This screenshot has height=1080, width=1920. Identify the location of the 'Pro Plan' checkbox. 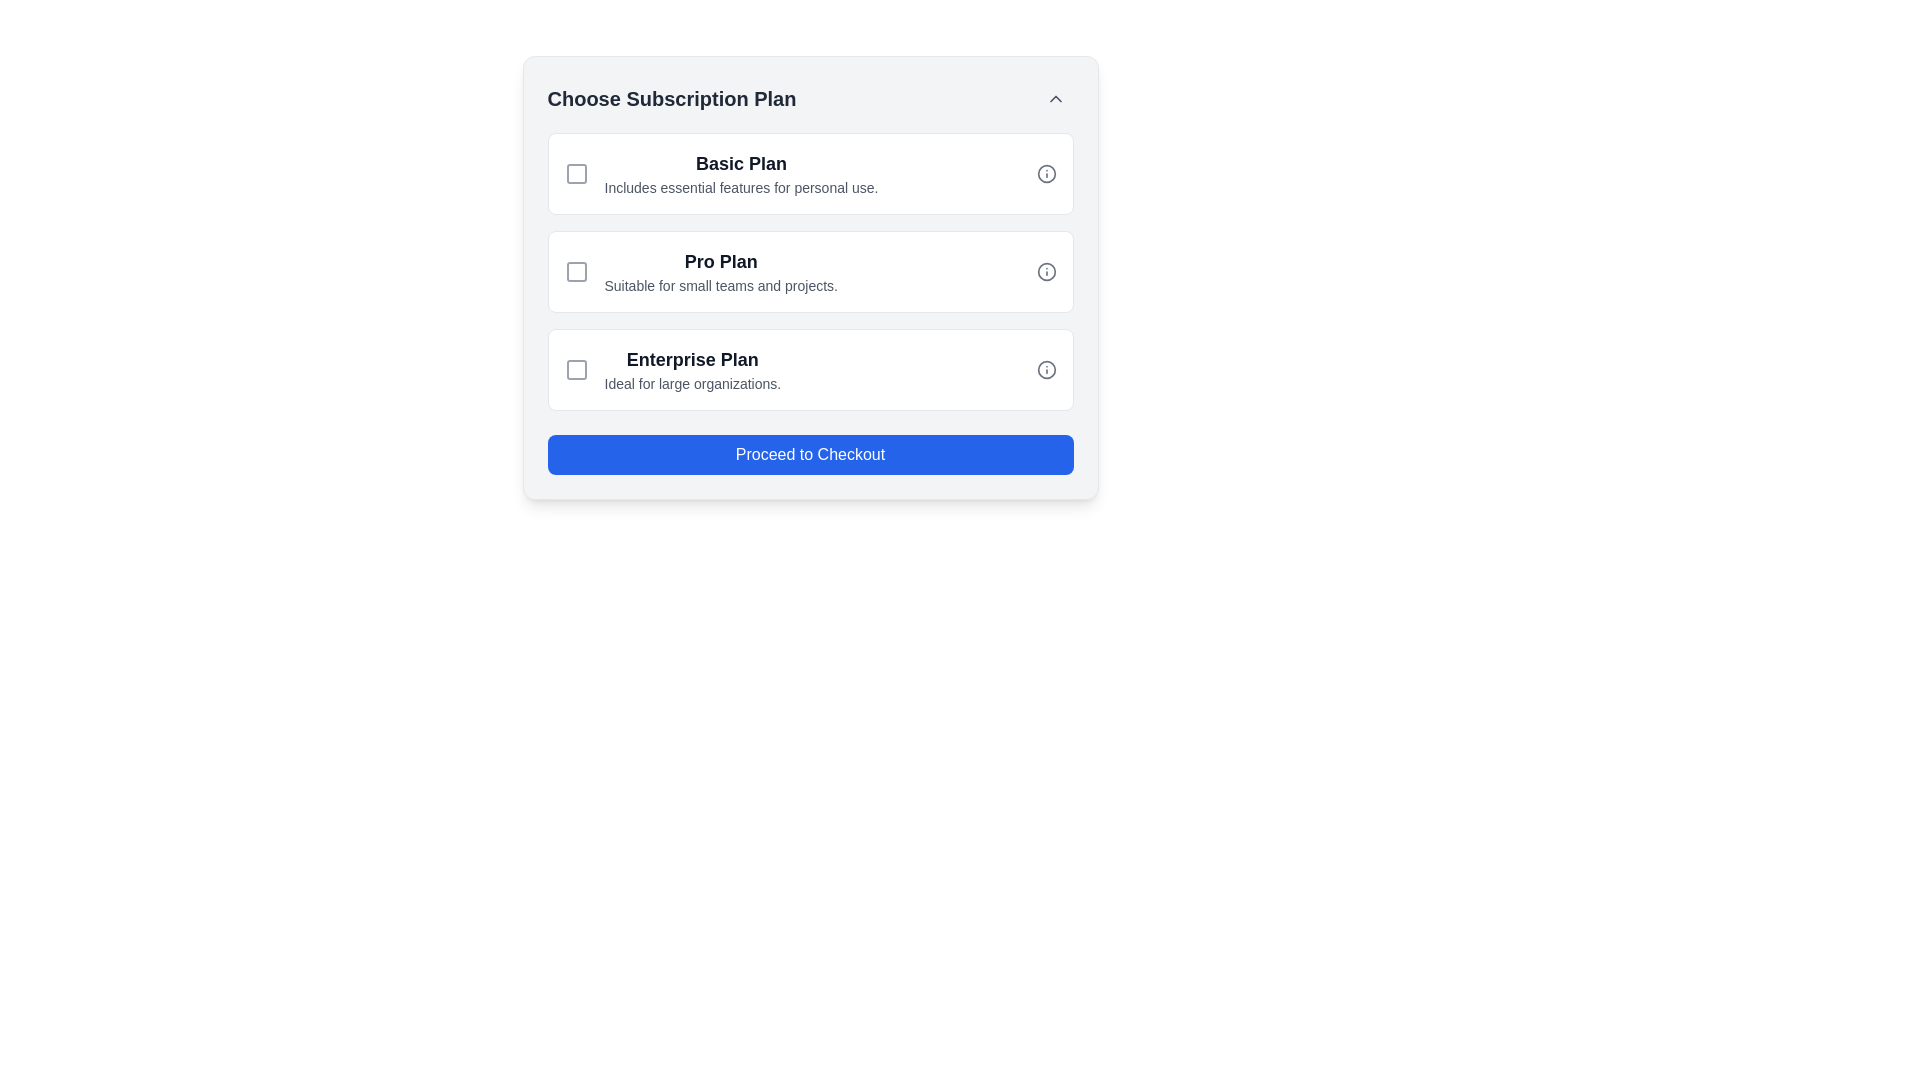
(575, 272).